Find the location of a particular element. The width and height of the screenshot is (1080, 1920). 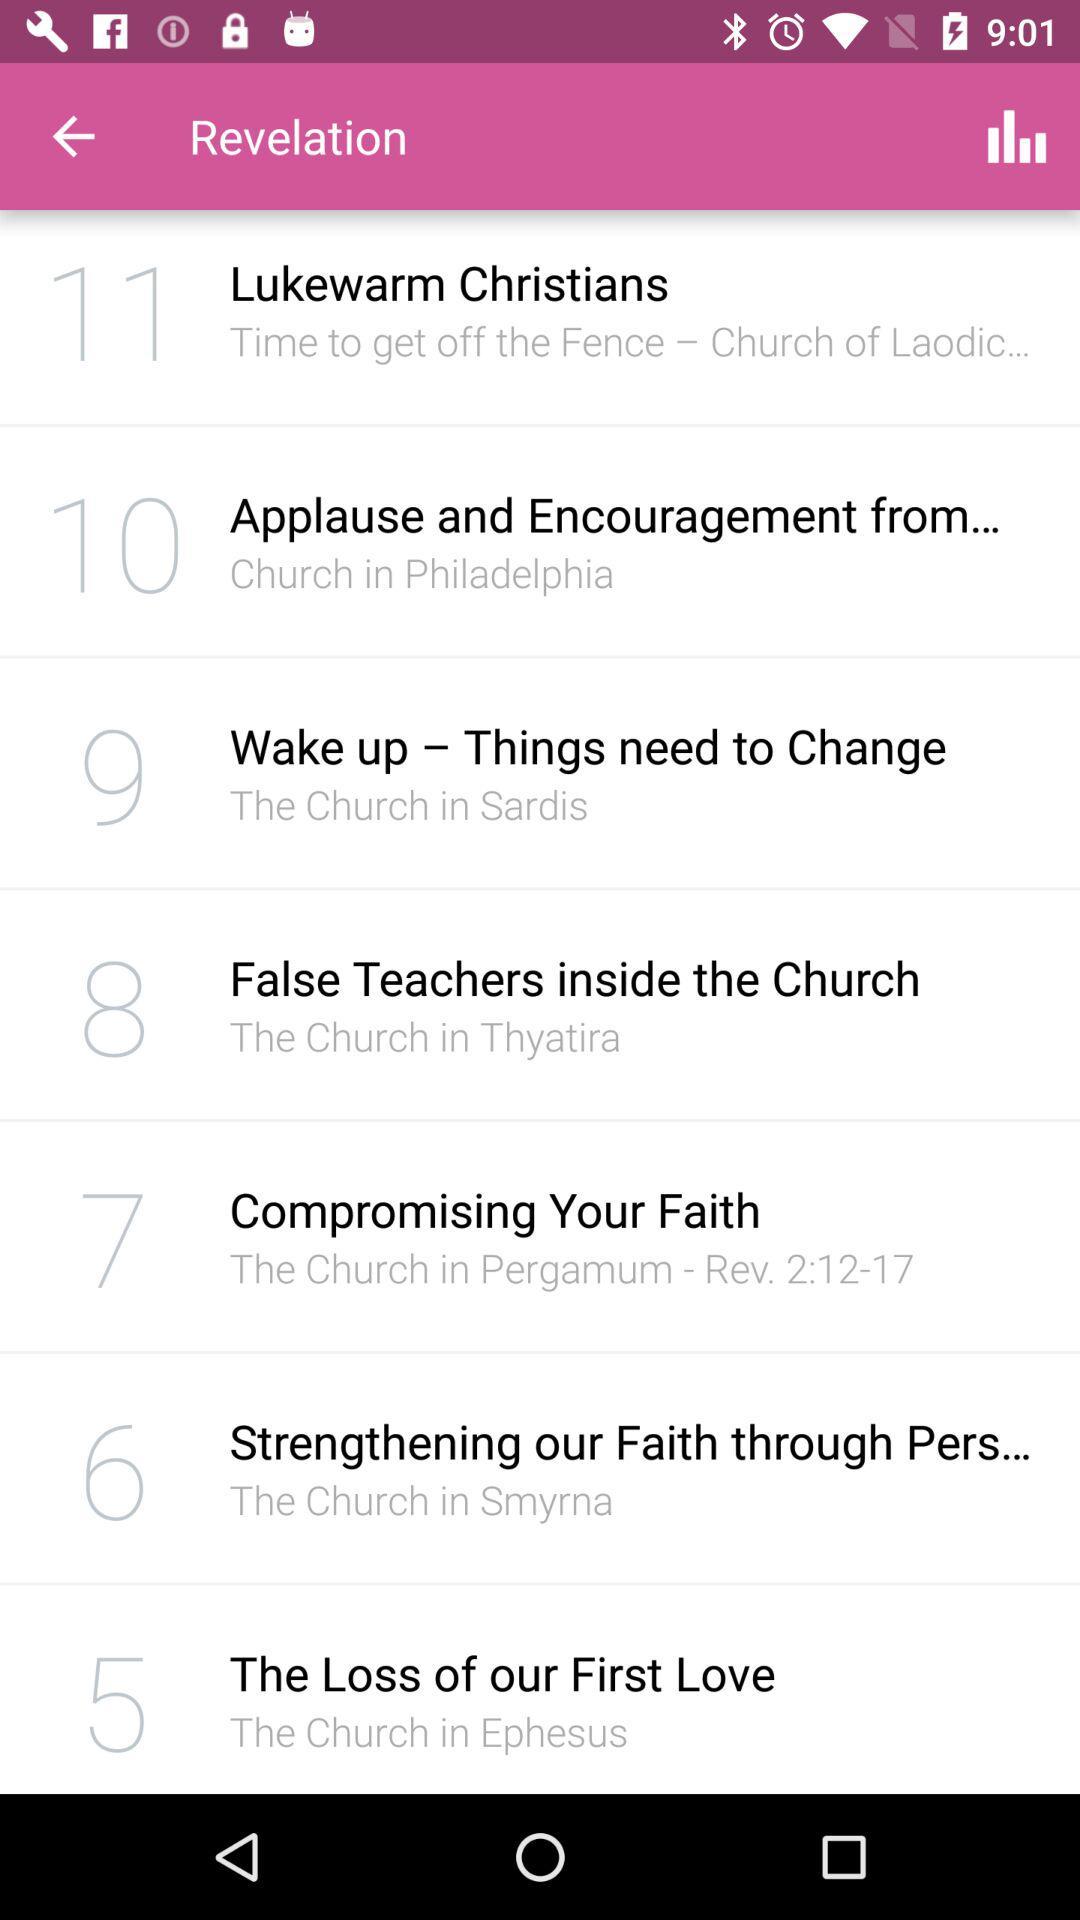

the item to the left of revelation is located at coordinates (72, 135).